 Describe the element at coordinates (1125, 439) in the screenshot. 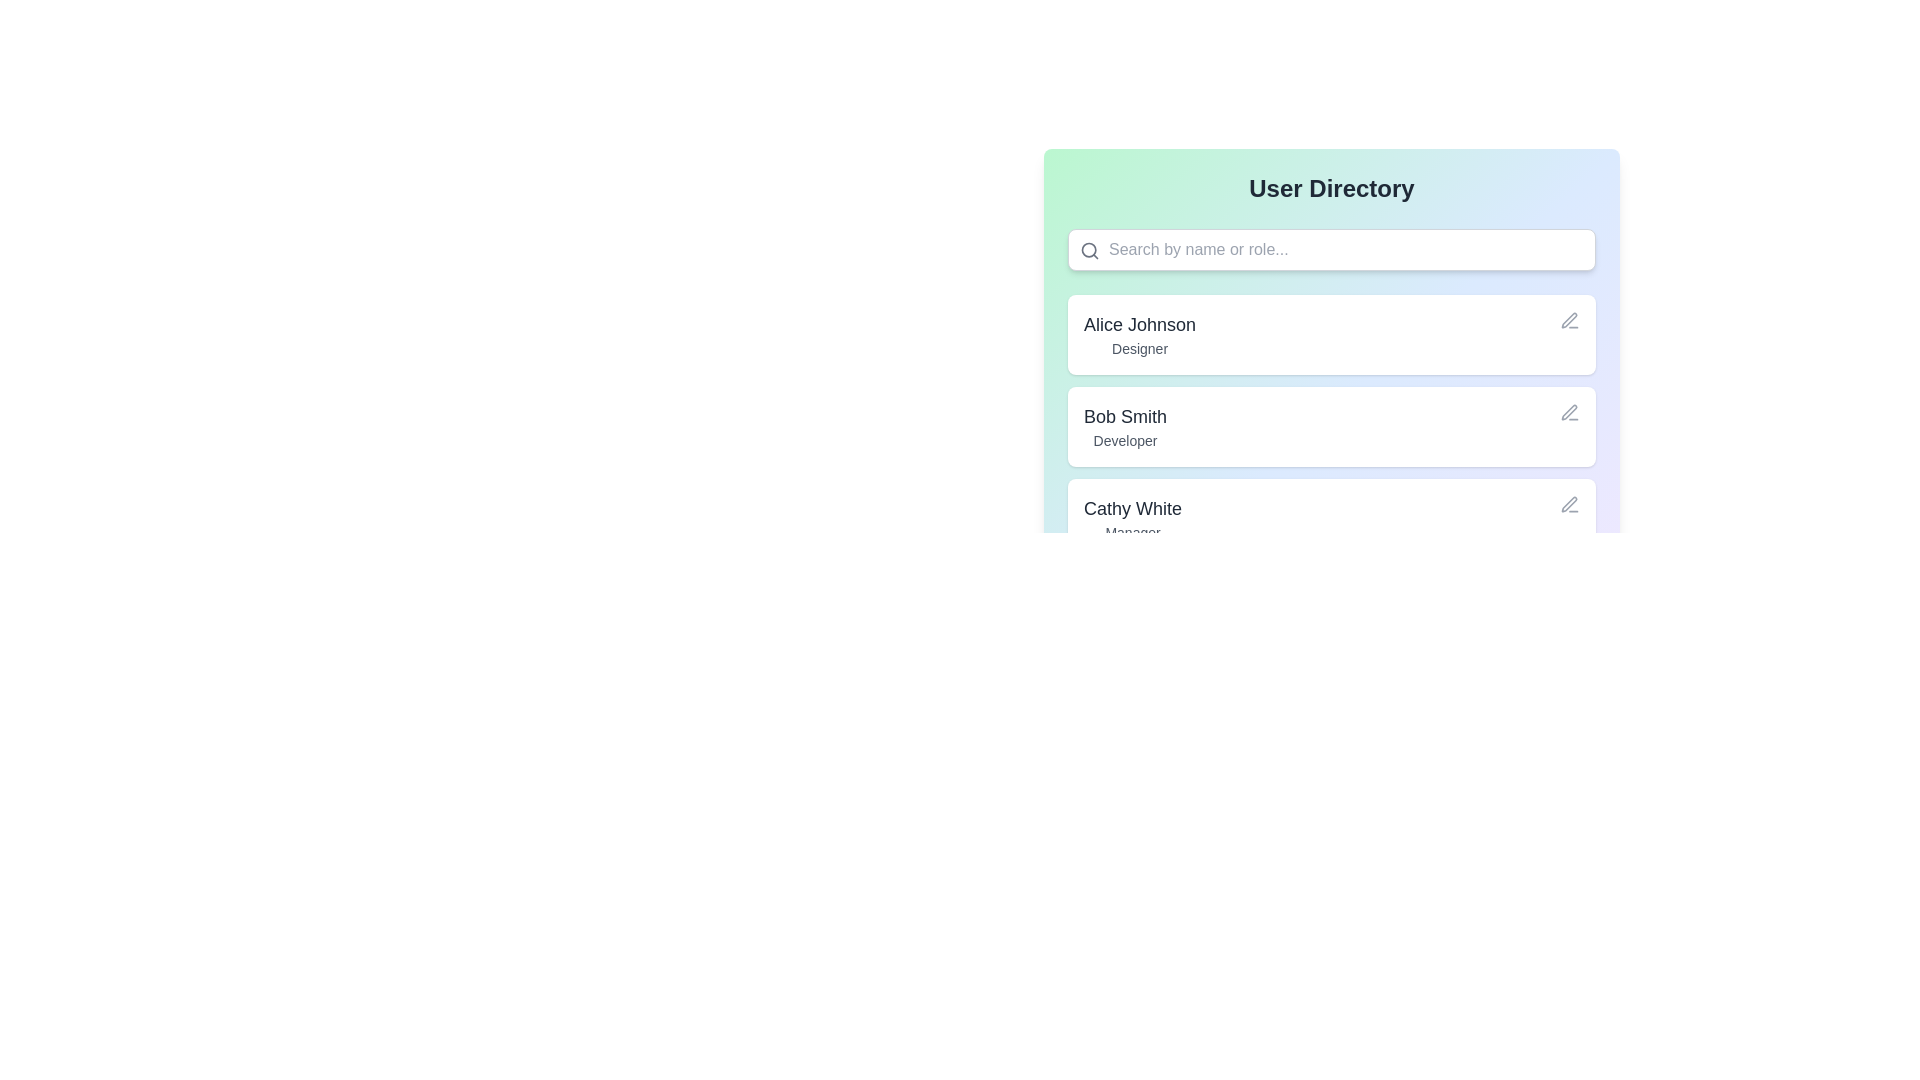

I see `the static text label indicating the role or occupation of the user 'Bob Smith' in the User Directory, located in the second list item` at that location.